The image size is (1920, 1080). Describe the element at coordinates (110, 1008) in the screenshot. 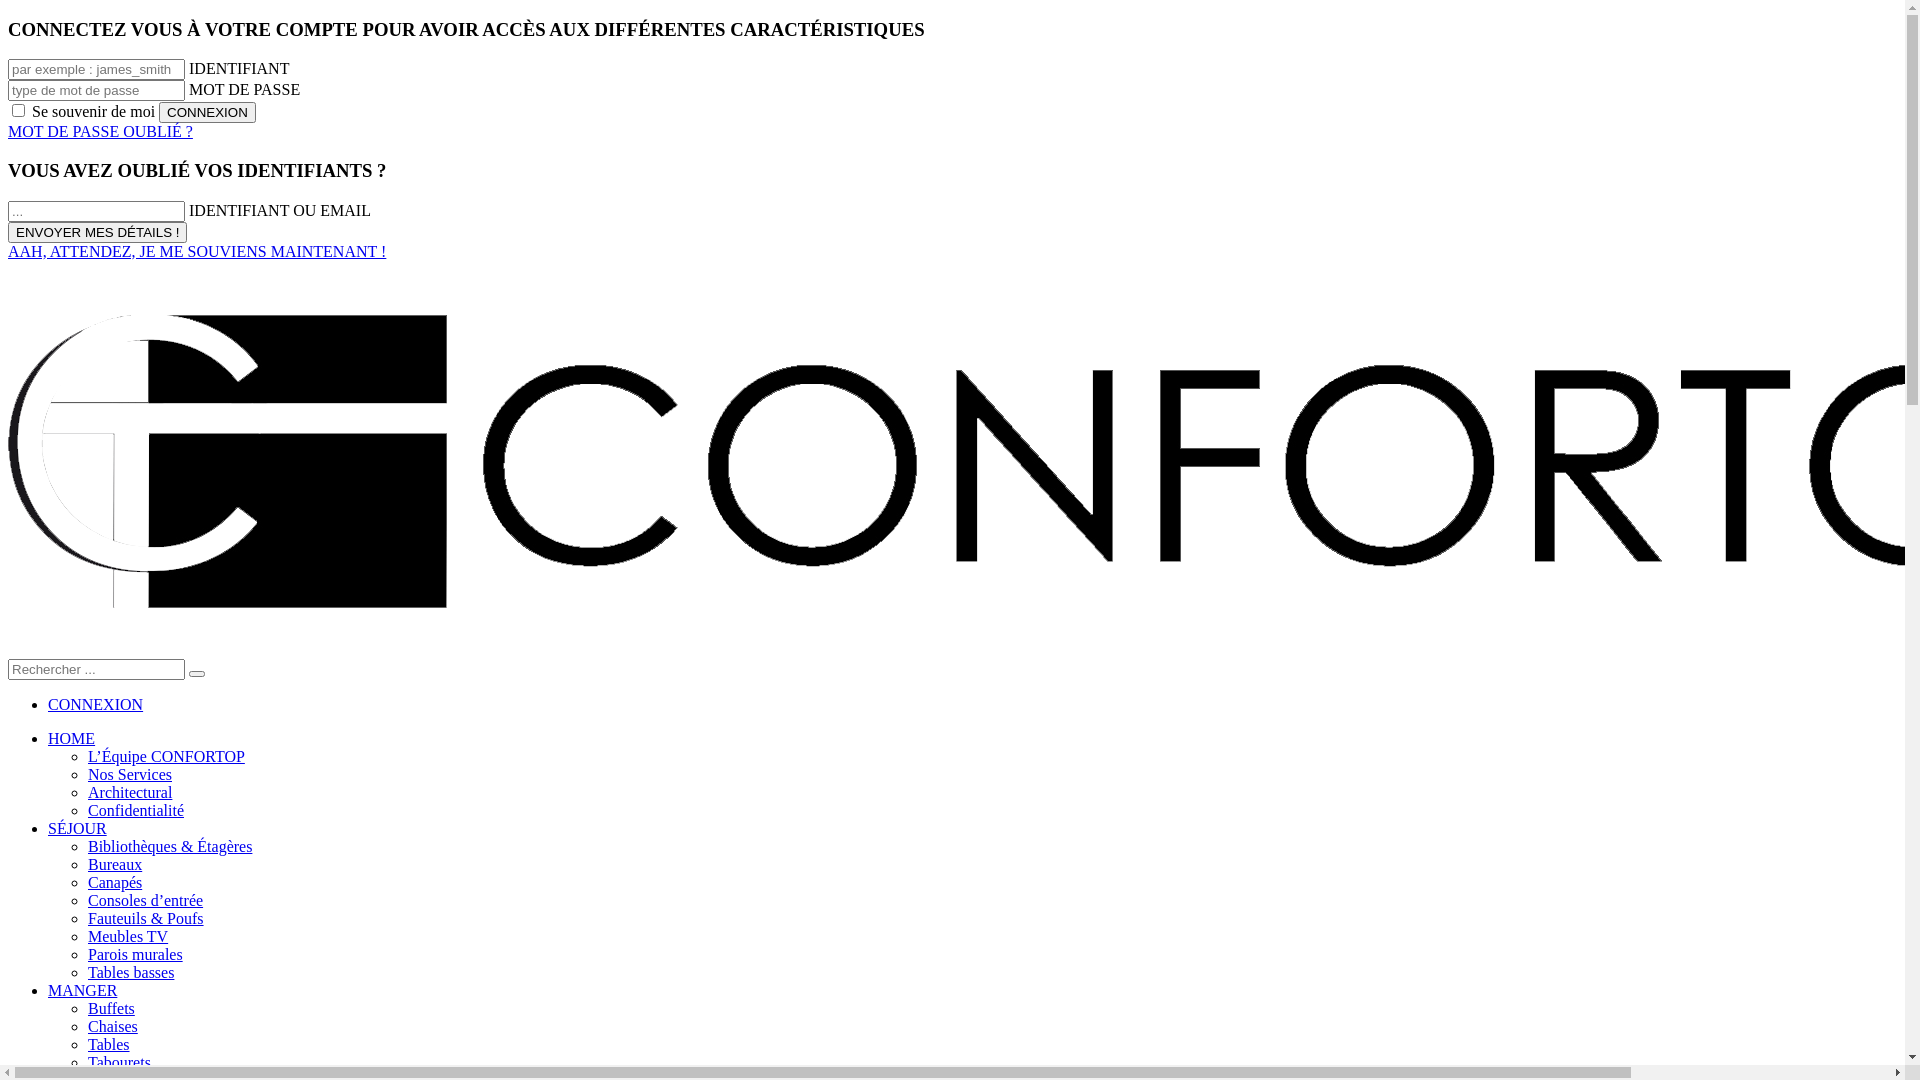

I see `'Buffets'` at that location.